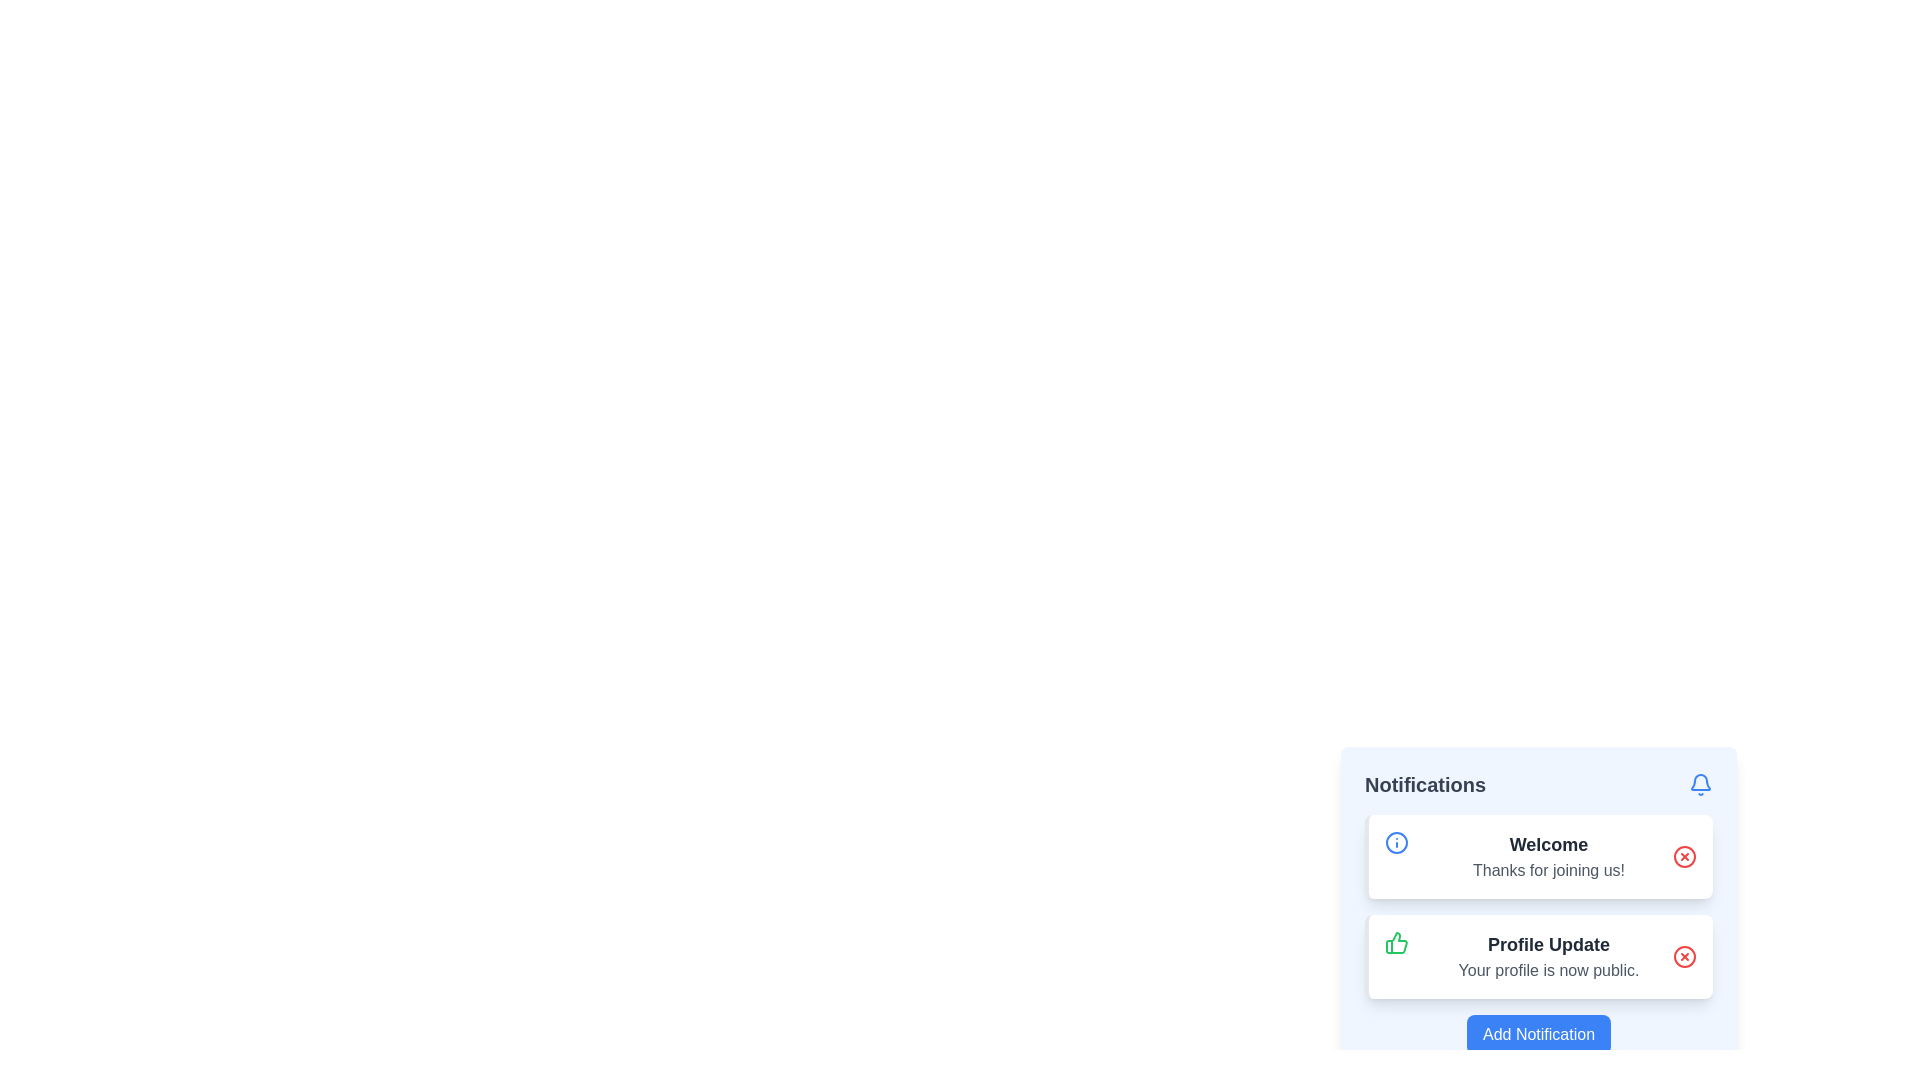  Describe the element at coordinates (1395, 942) in the screenshot. I see `the thumbs up icon associated with the 'Profile Update' notification located at the bottom of the interface` at that location.